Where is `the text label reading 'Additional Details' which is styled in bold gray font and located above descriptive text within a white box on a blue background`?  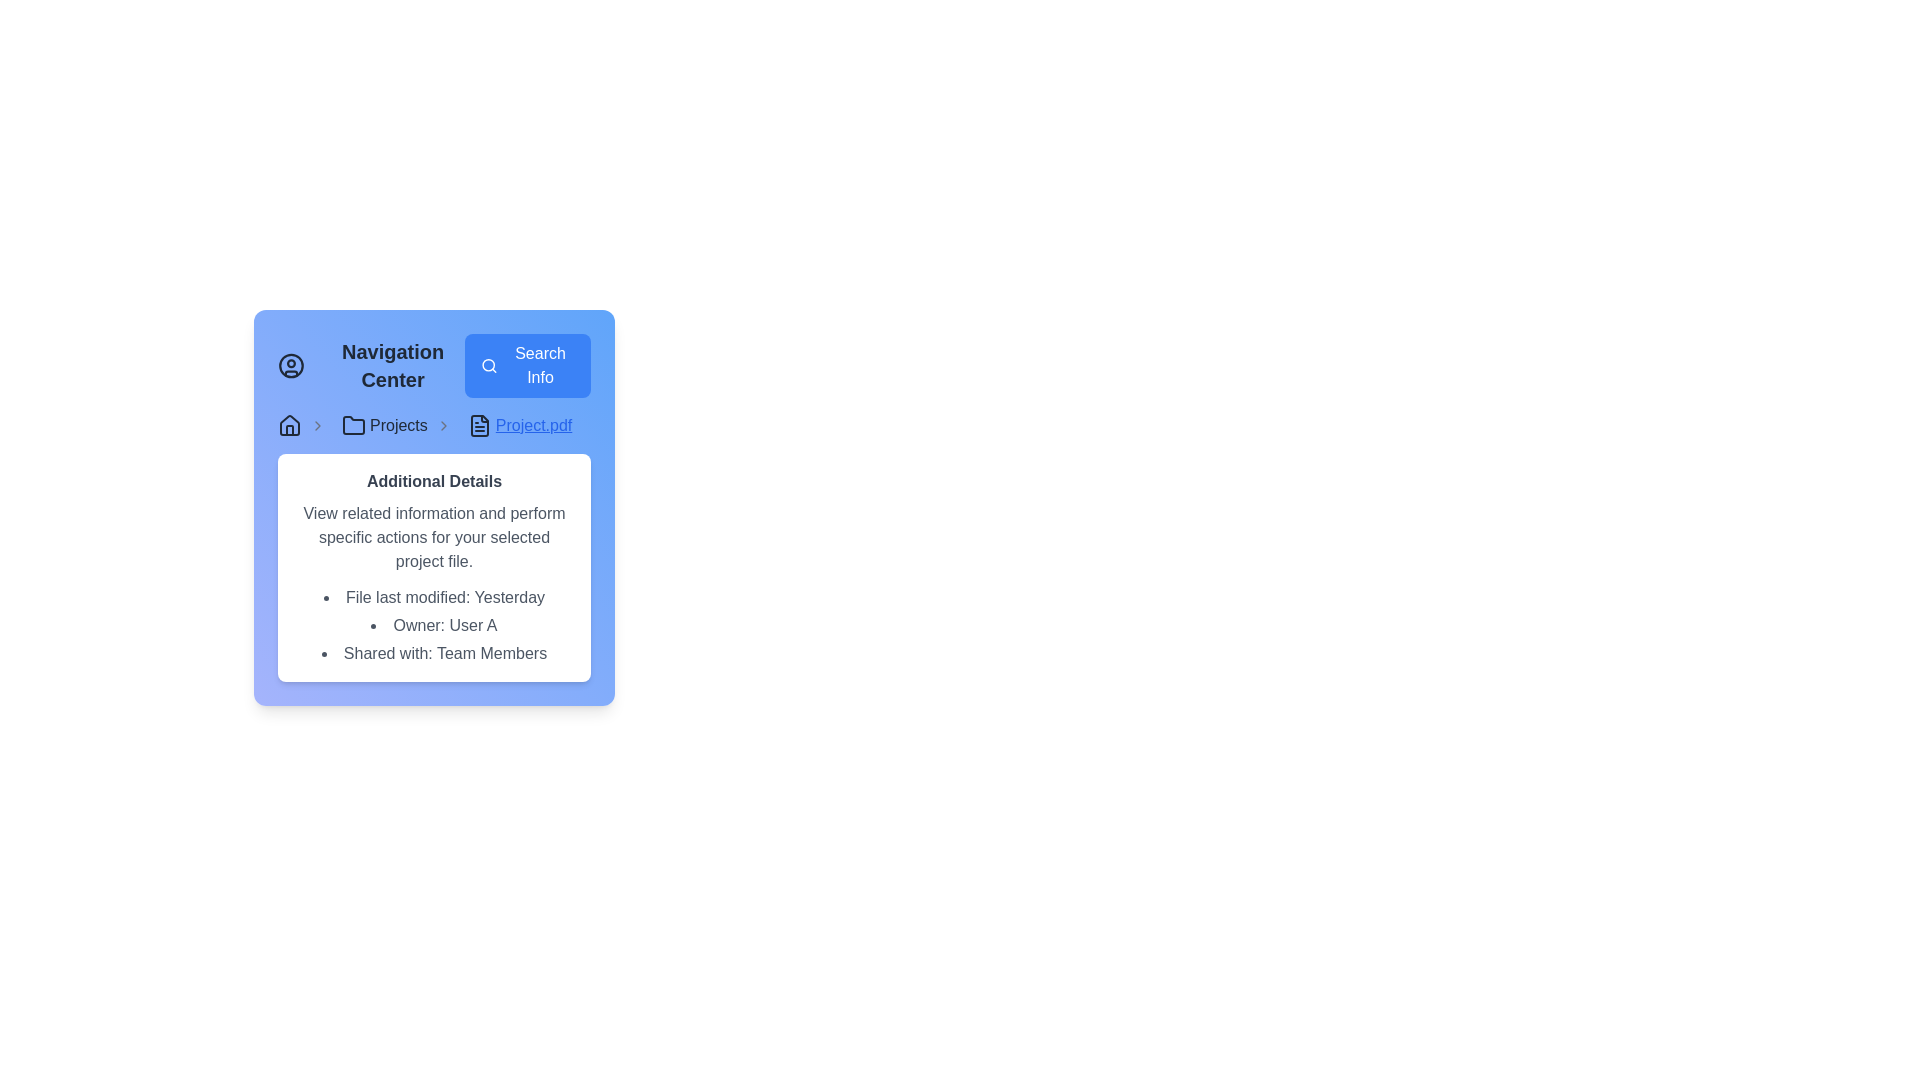 the text label reading 'Additional Details' which is styled in bold gray font and located above descriptive text within a white box on a blue background is located at coordinates (433, 482).